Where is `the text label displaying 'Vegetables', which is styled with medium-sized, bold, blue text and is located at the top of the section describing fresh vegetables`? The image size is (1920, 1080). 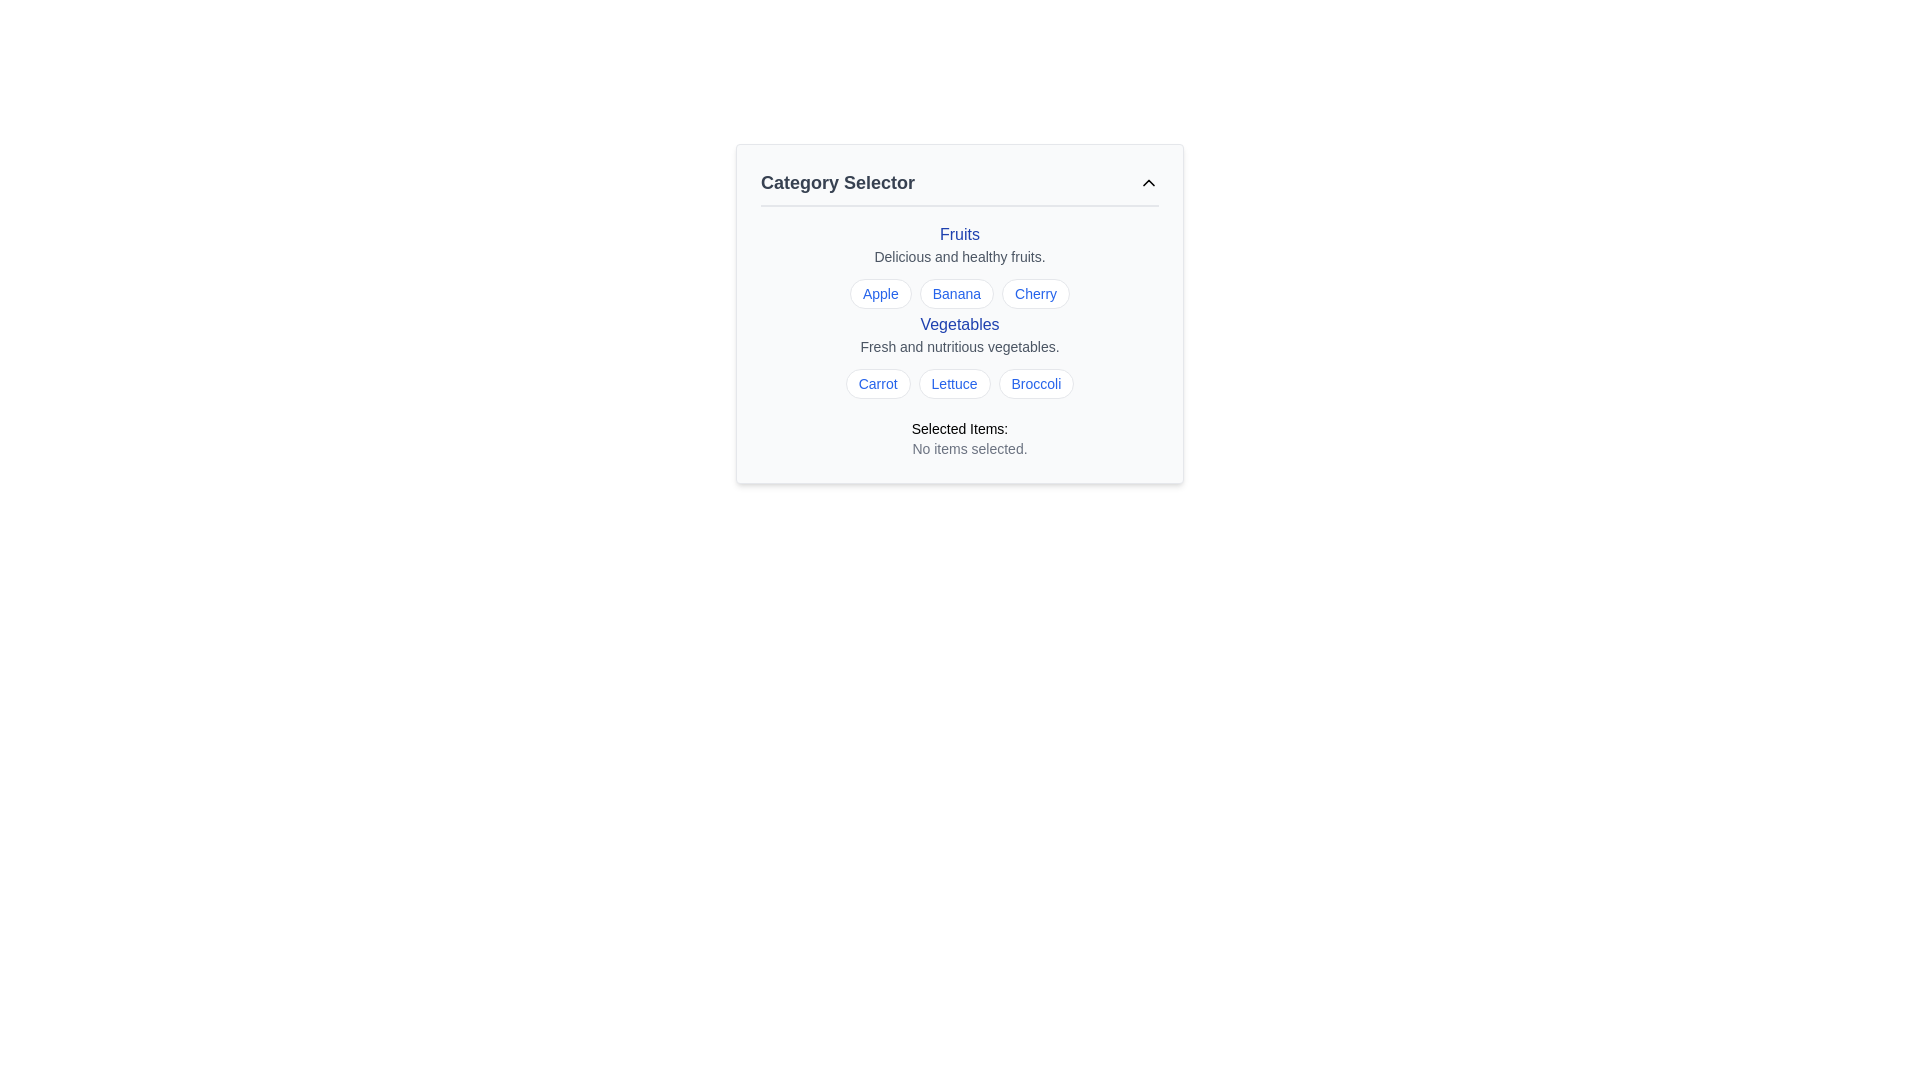 the text label displaying 'Vegetables', which is styled with medium-sized, bold, blue text and is located at the top of the section describing fresh vegetables is located at coordinates (960, 323).